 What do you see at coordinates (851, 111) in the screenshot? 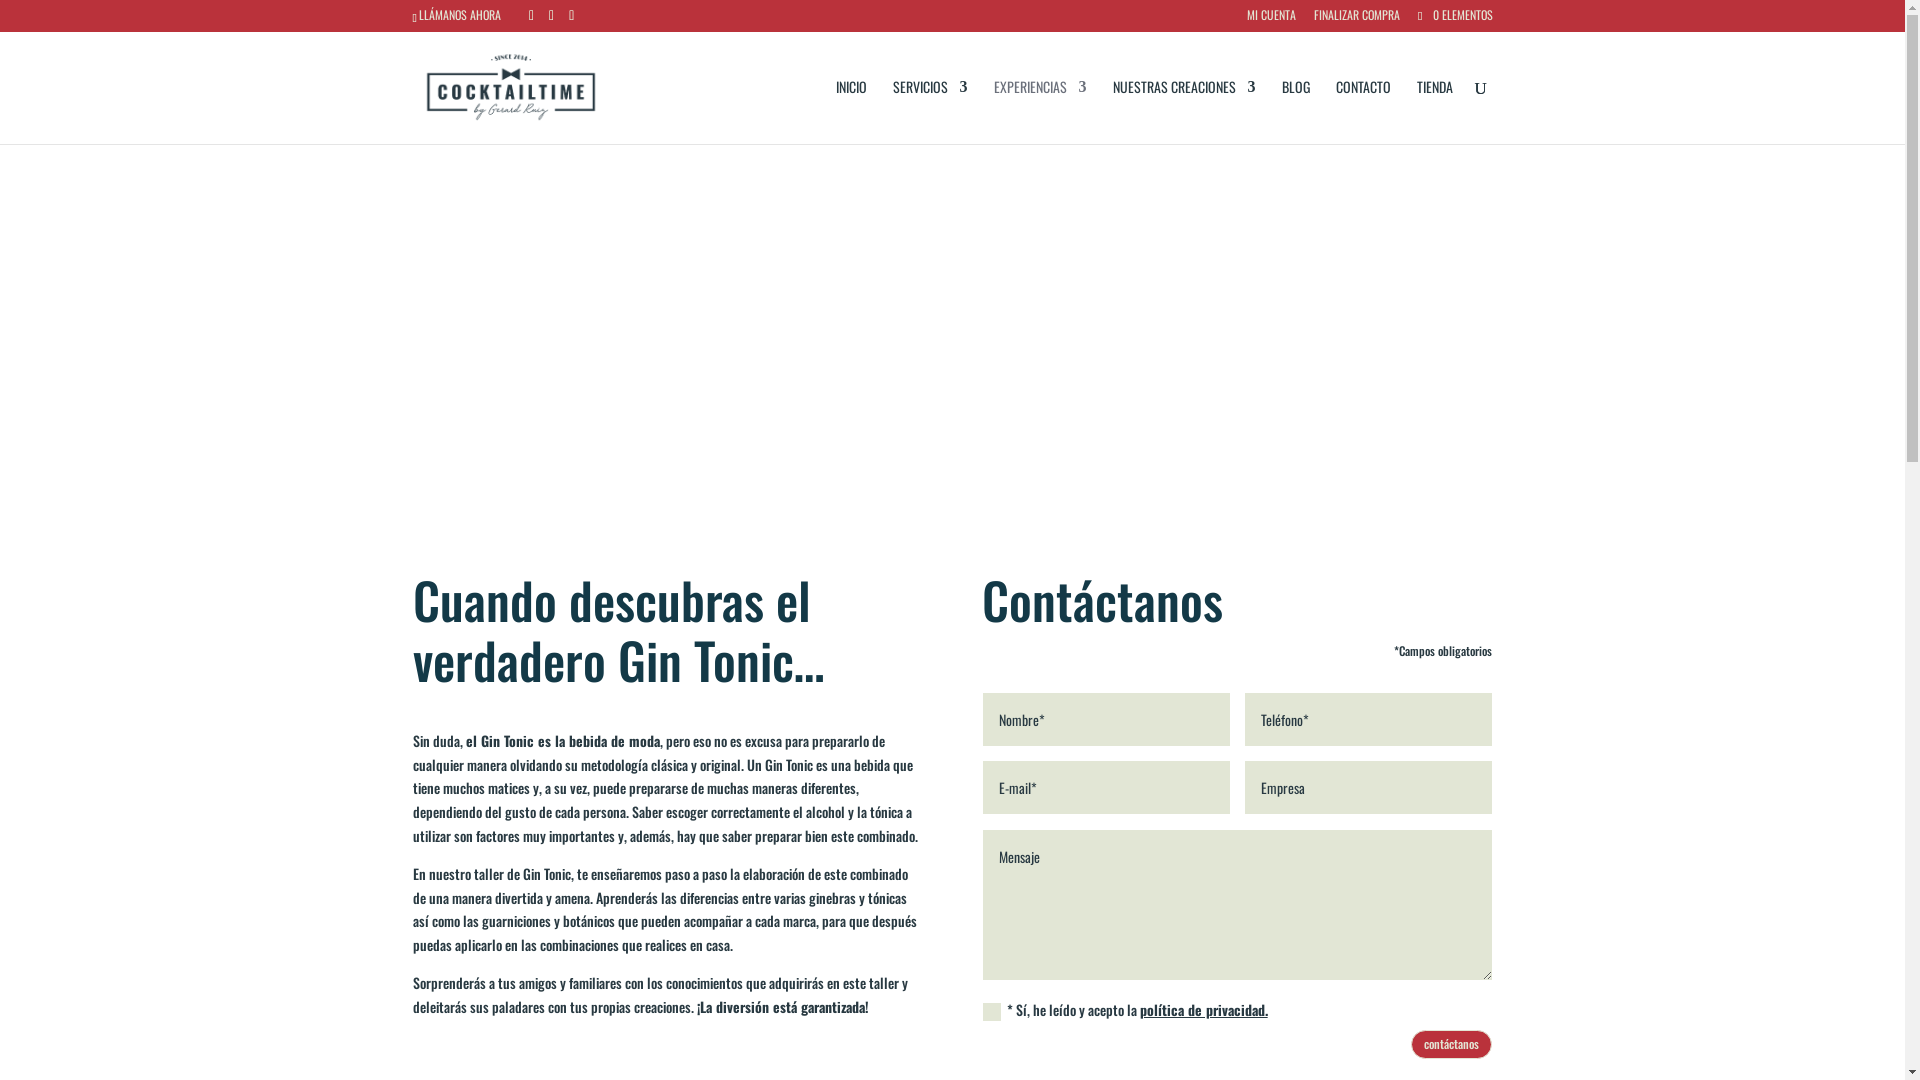
I see `'INICIO'` at bounding box center [851, 111].